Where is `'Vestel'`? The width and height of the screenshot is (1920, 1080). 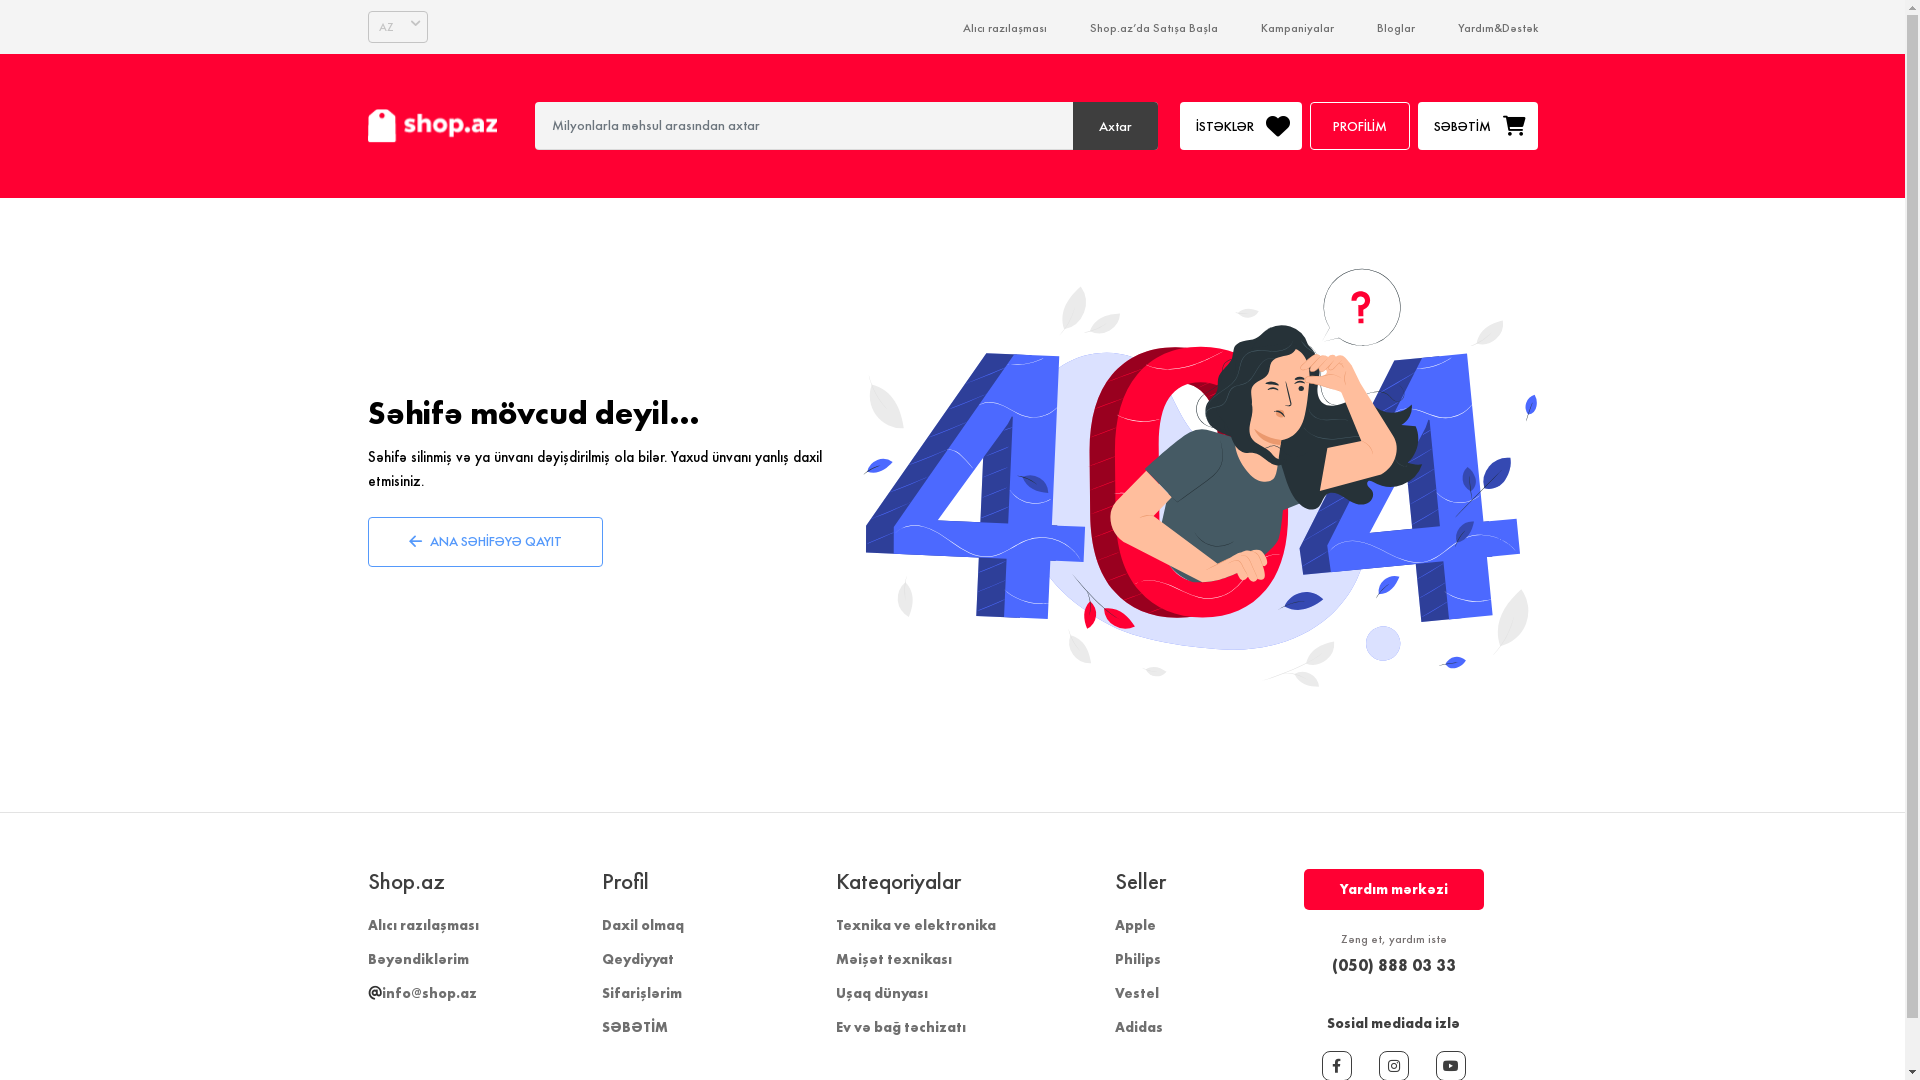
'Vestel' is located at coordinates (1112, 992).